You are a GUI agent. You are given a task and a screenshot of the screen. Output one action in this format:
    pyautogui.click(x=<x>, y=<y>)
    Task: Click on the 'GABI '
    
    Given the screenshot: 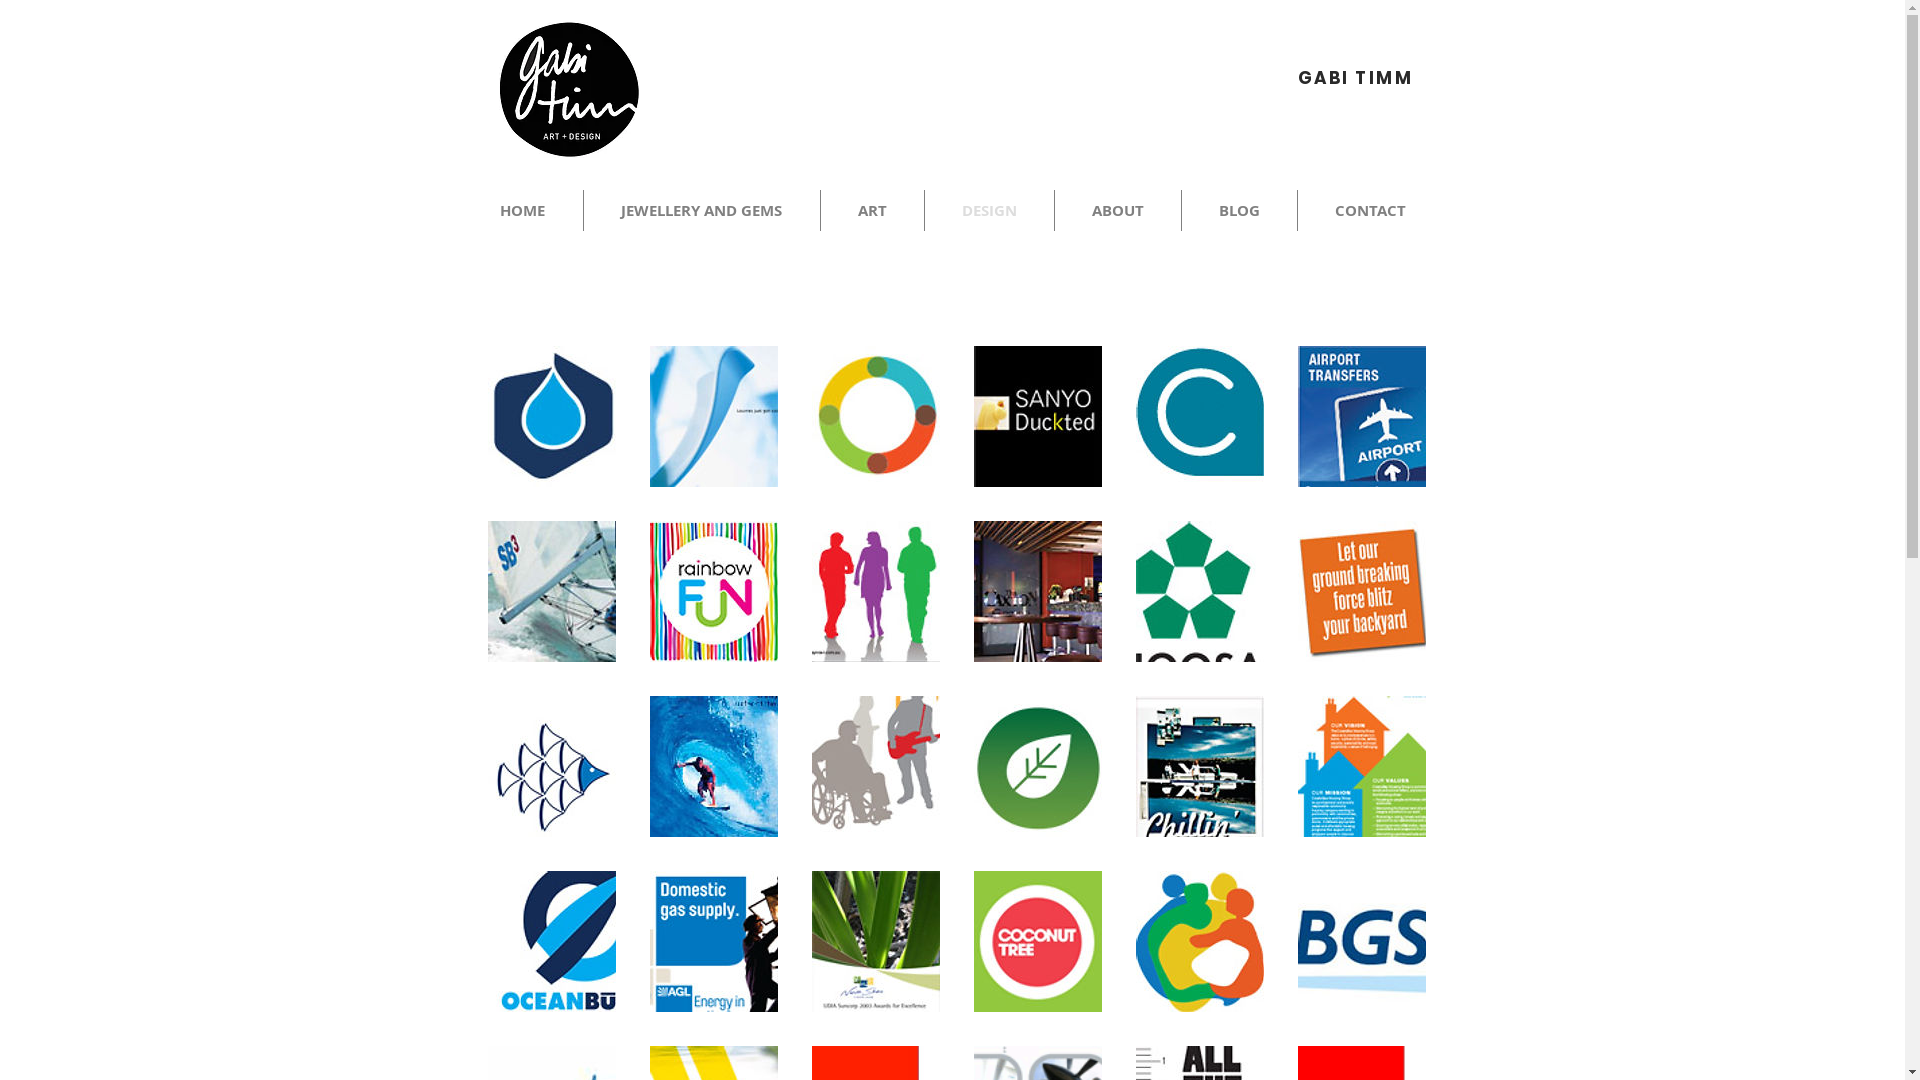 What is the action you would take?
    pyautogui.click(x=1326, y=76)
    